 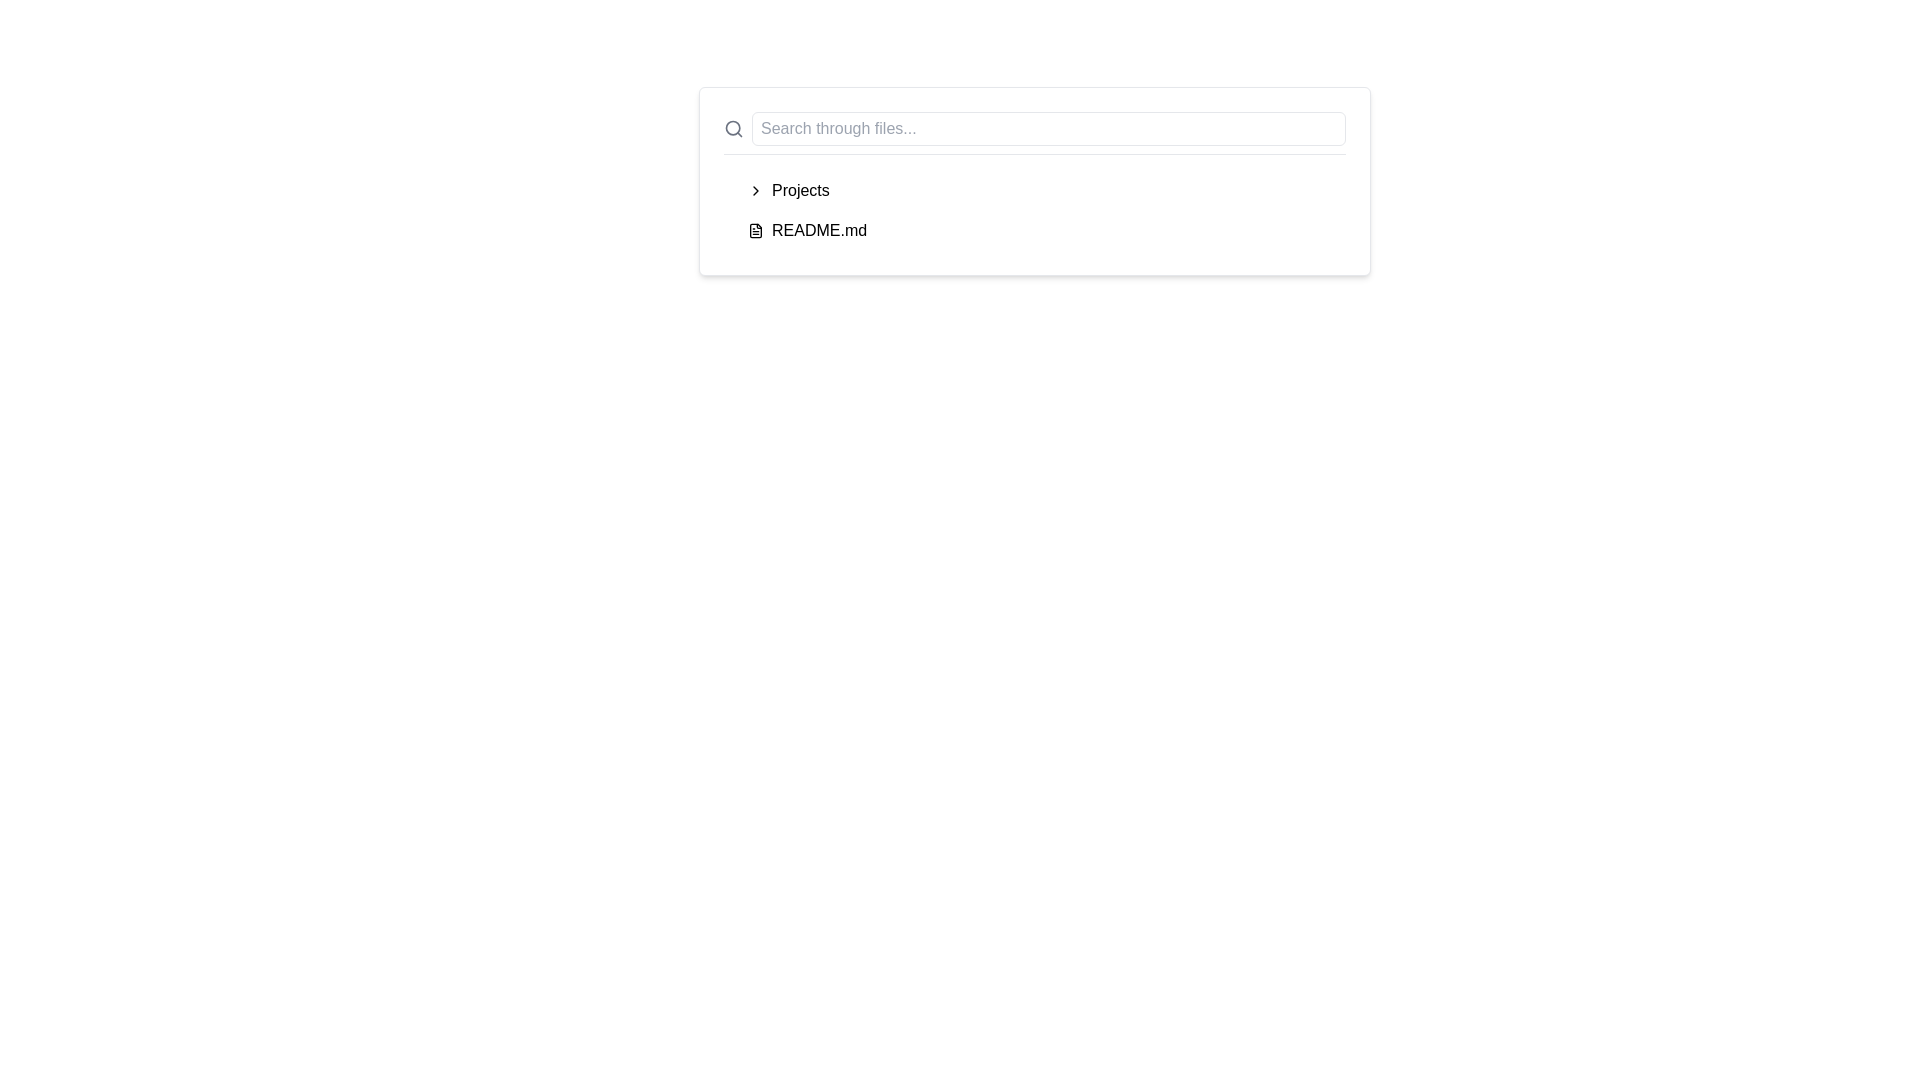 What do you see at coordinates (754, 230) in the screenshot?
I see `the decorative vector graphic component that visually represents a file document, located at the top-right corner of the file icon` at bounding box center [754, 230].